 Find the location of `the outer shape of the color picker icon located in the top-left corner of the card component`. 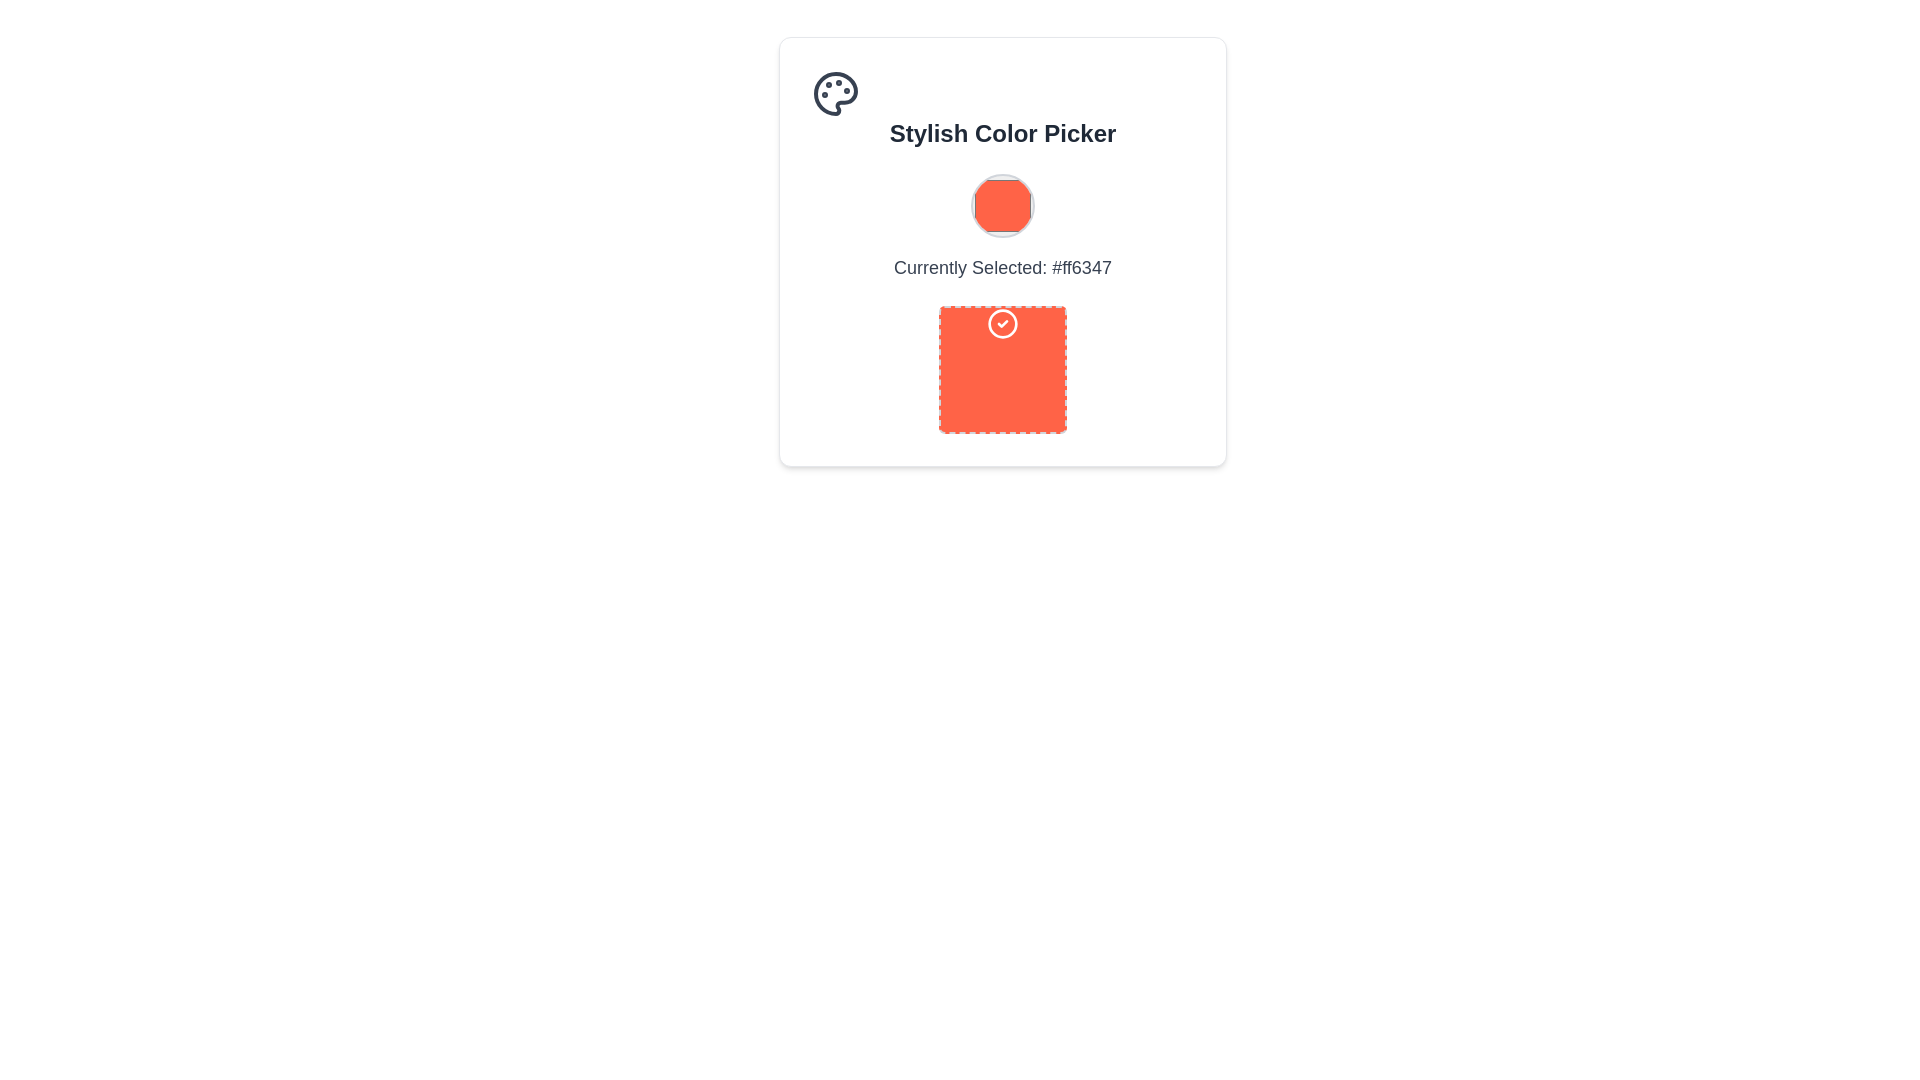

the outer shape of the color picker icon located in the top-left corner of the card component is located at coordinates (835, 93).